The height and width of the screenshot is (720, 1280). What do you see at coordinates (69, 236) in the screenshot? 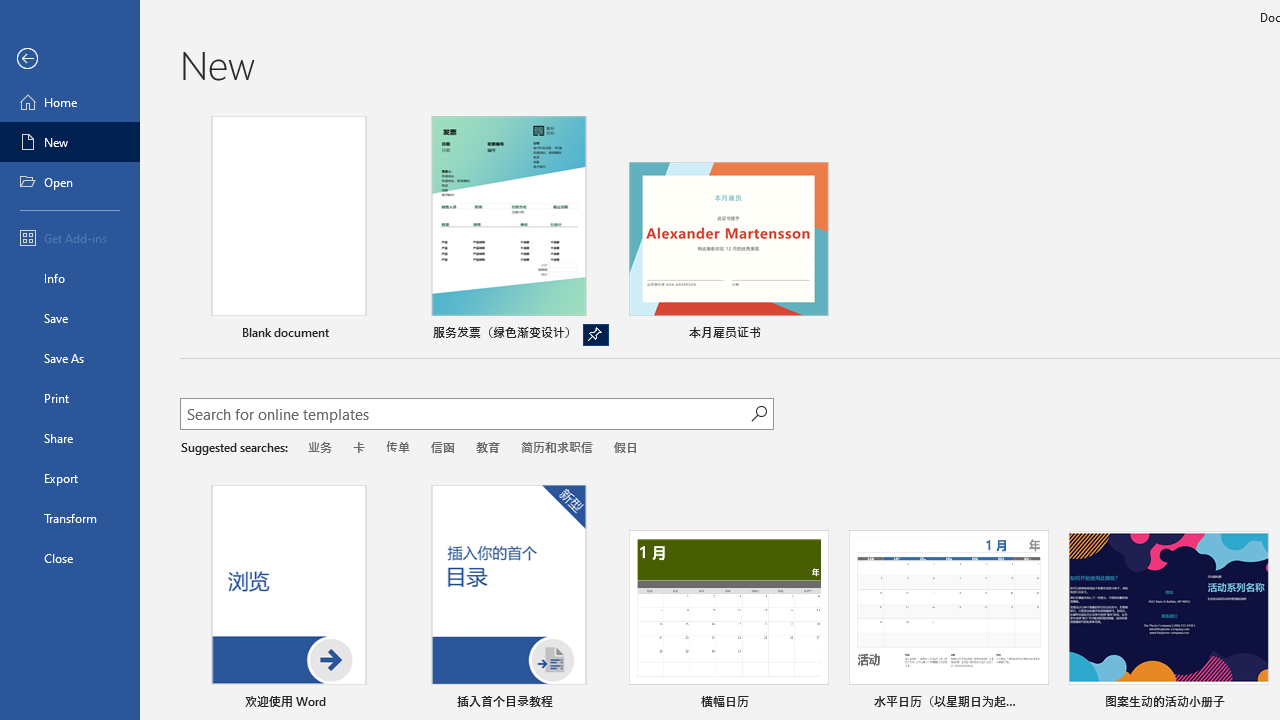
I see `'Get Add-ins'` at bounding box center [69, 236].